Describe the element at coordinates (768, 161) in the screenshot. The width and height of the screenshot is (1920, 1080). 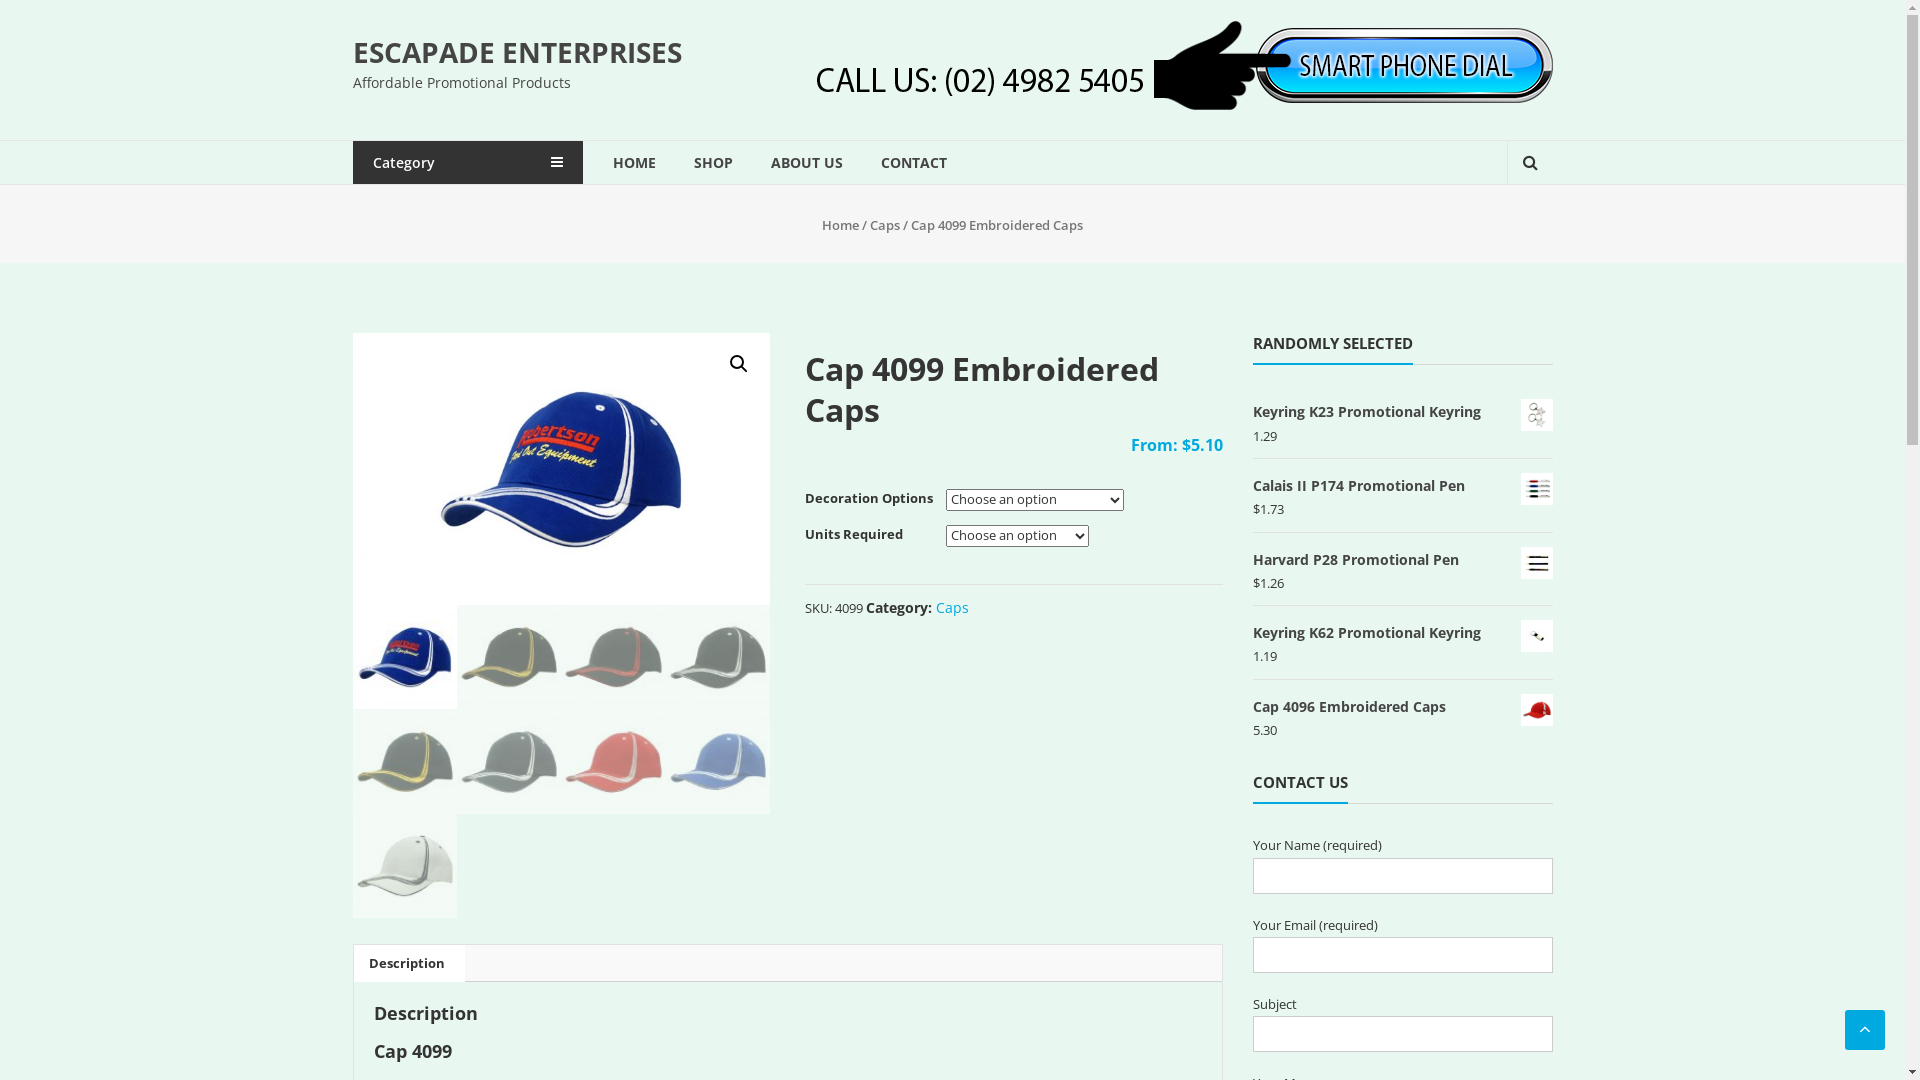
I see `'ABOUT US'` at that location.